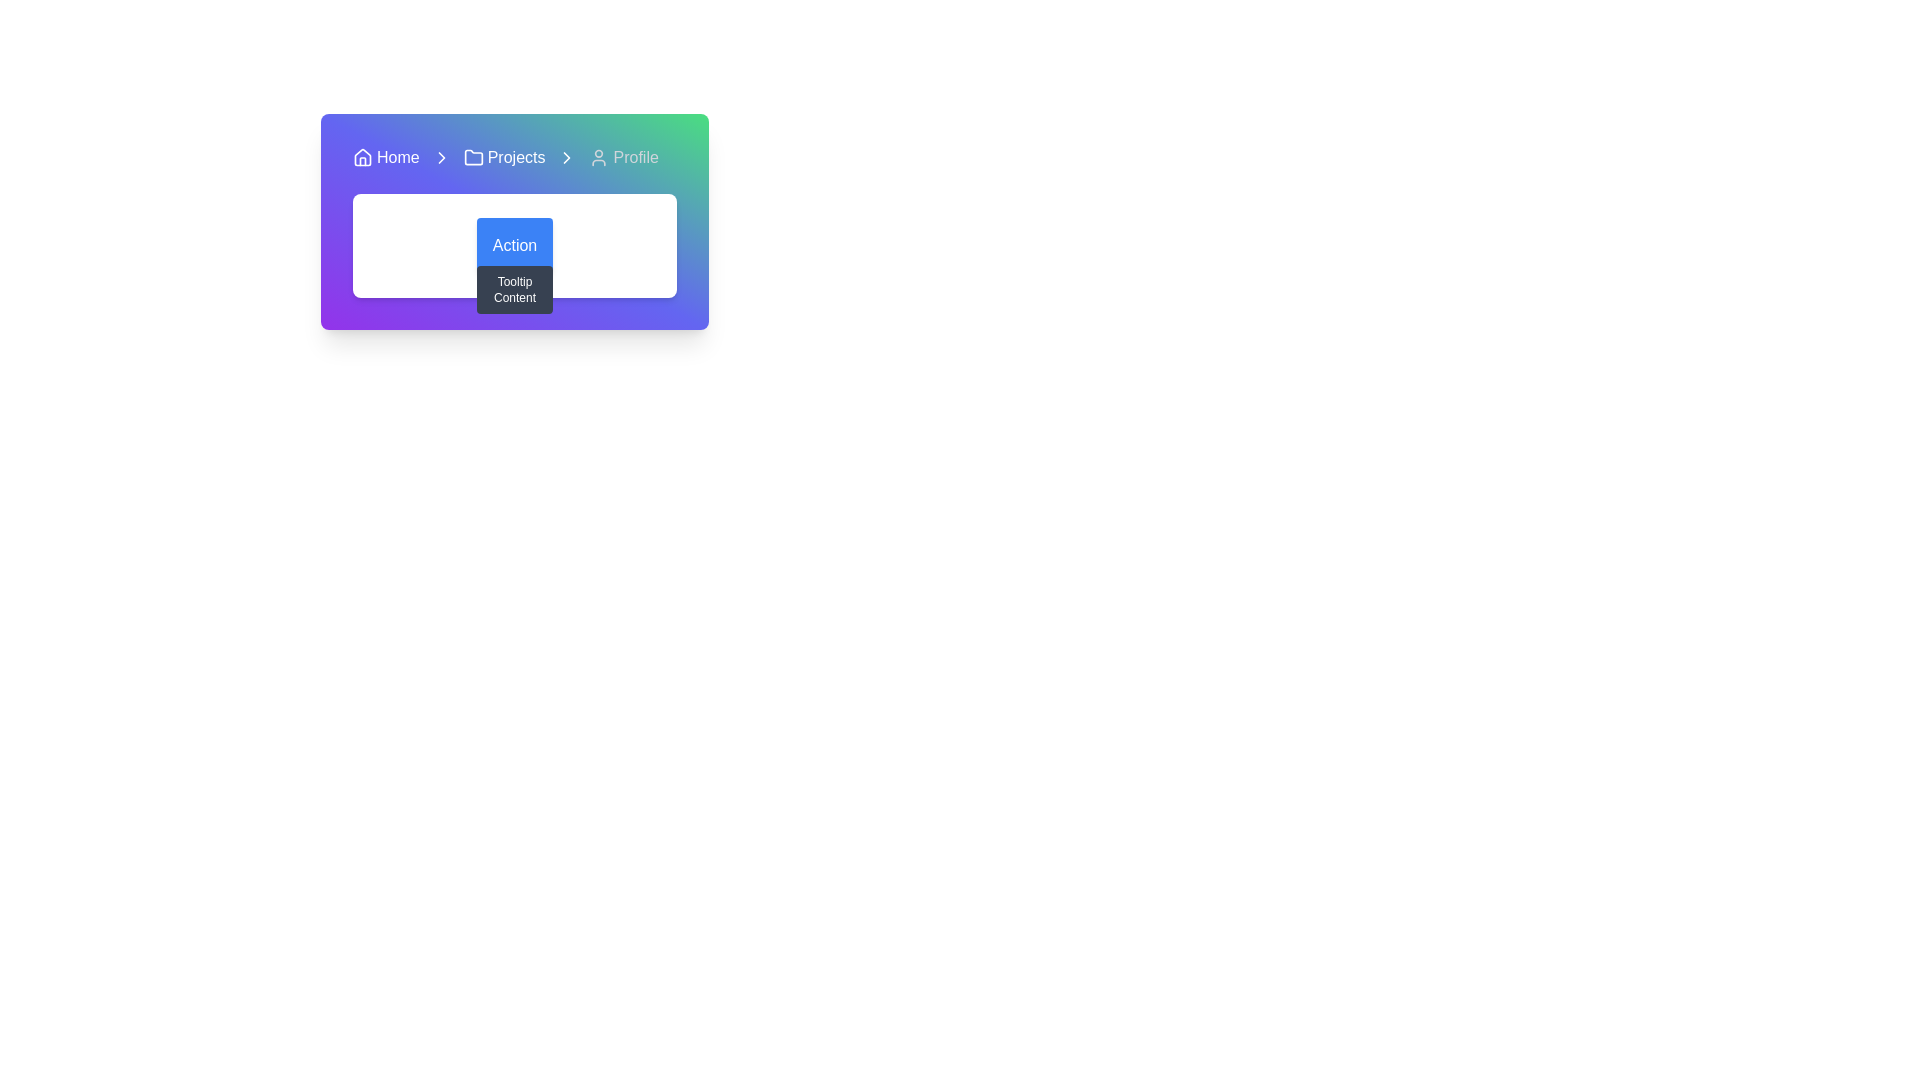 The height and width of the screenshot is (1080, 1920). I want to click on the Profile navigation link icon, which features a user silhouette and the label 'Profile', located in the top navigation bar as the third item from the left, so click(623, 157).